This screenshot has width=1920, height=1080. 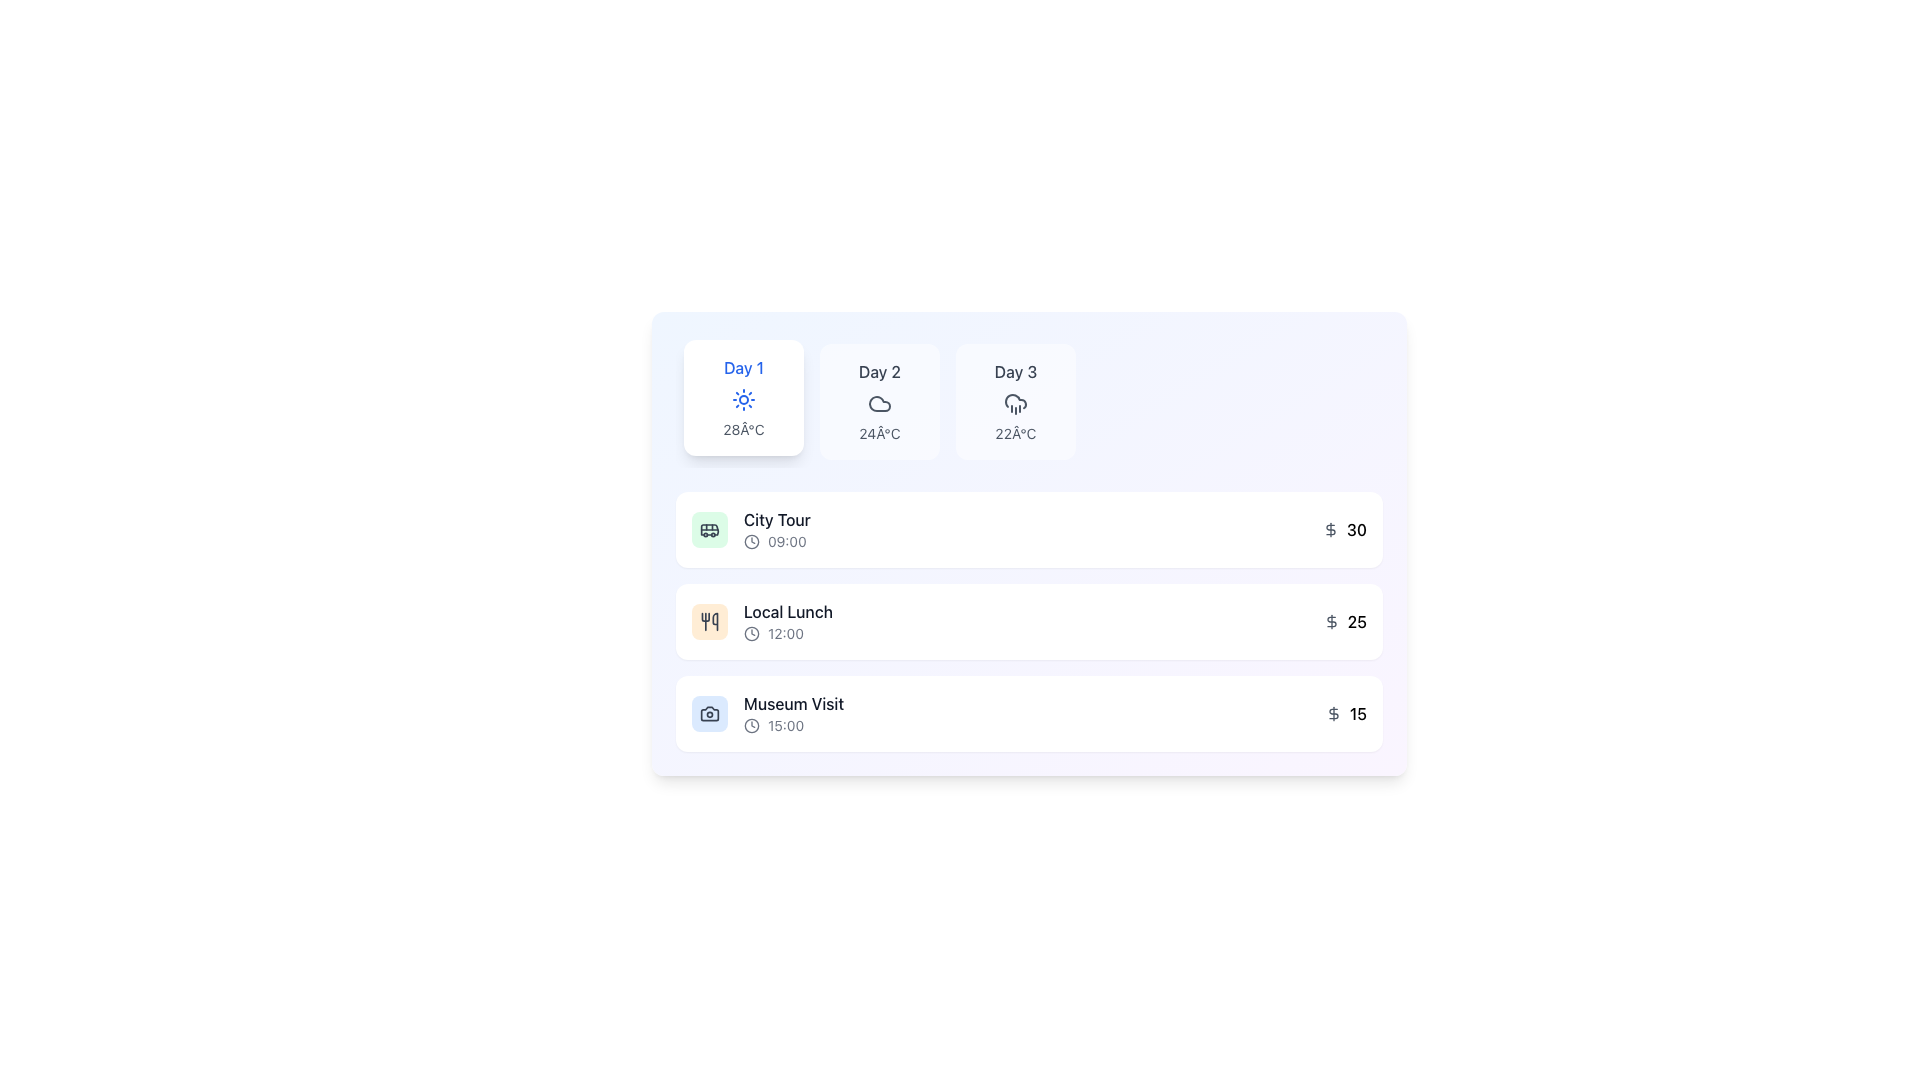 What do you see at coordinates (1358, 712) in the screenshot?
I see `the static text displaying the number '15', which is part of the monetary information section for the 'Museum Visit' entry` at bounding box center [1358, 712].